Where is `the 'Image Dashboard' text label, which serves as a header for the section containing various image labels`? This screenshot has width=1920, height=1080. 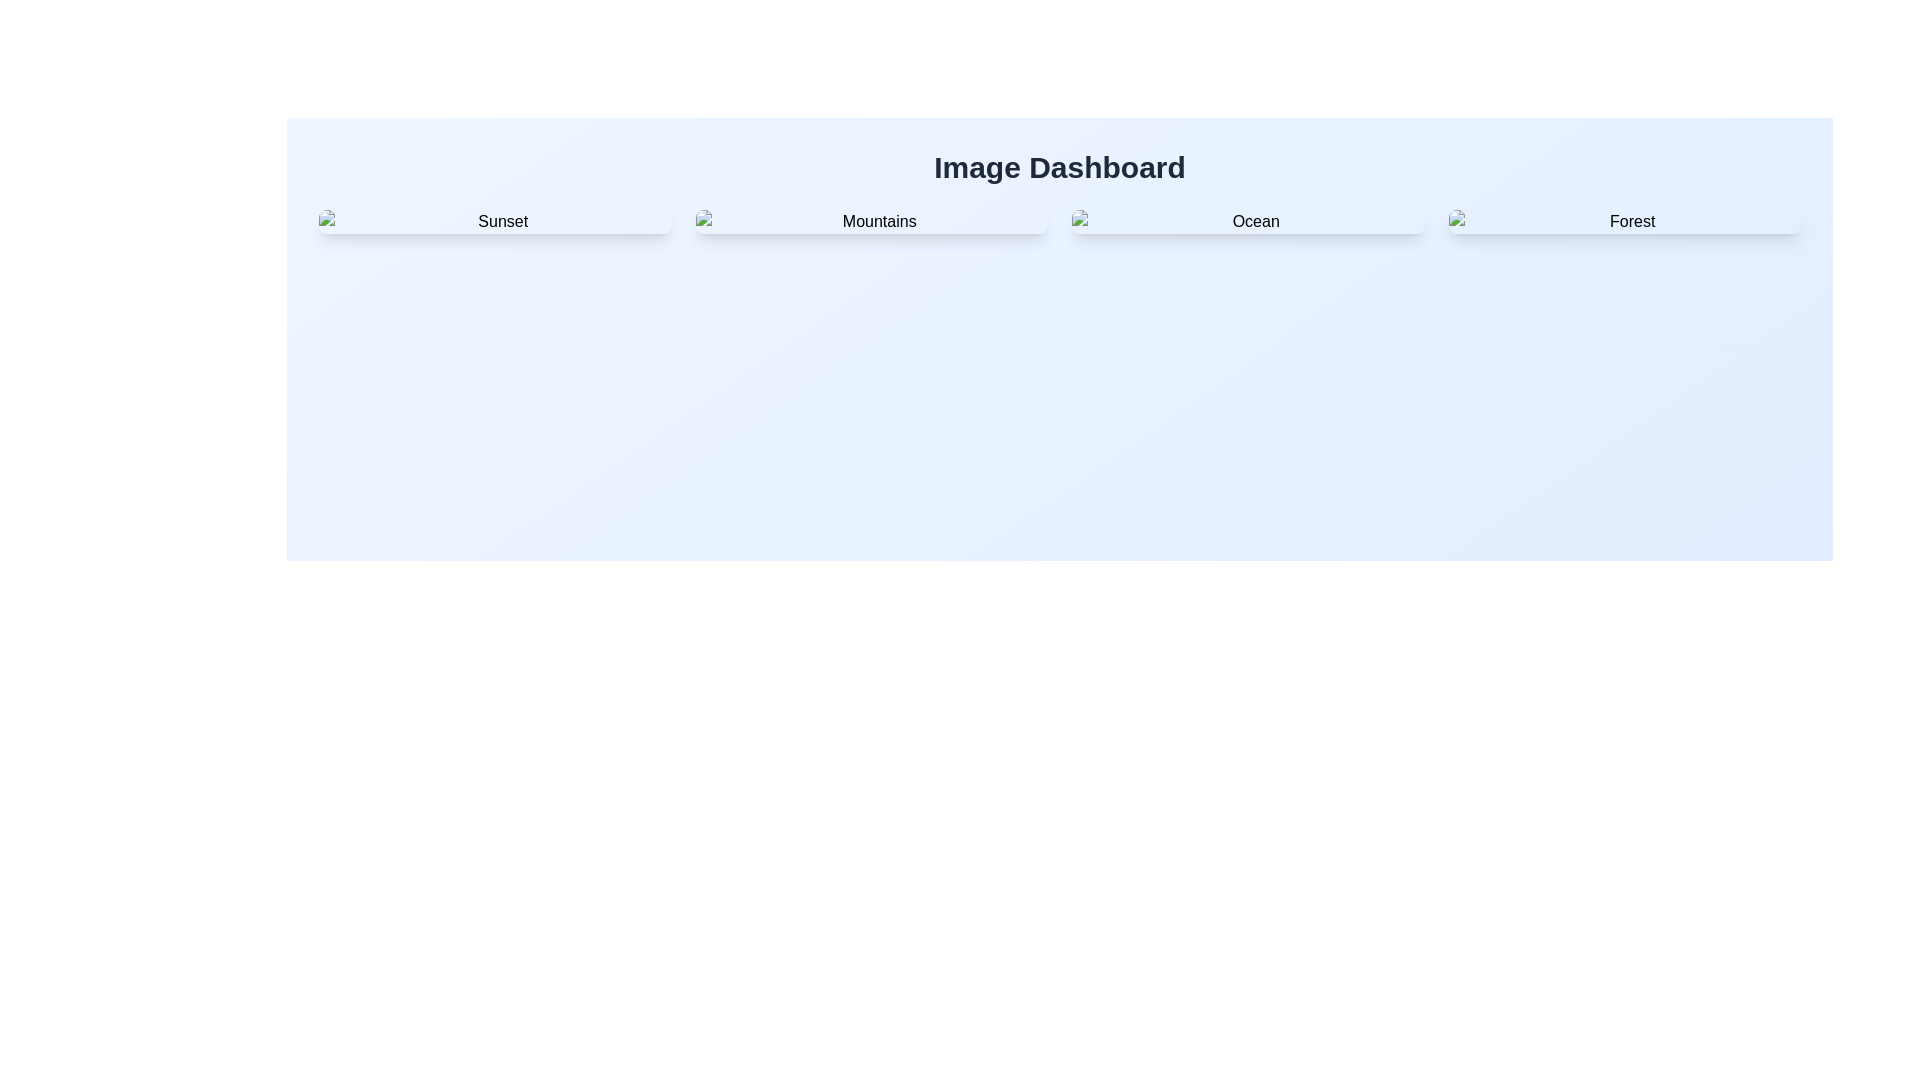
the 'Image Dashboard' text label, which serves as a header for the section containing various image labels is located at coordinates (1059, 167).